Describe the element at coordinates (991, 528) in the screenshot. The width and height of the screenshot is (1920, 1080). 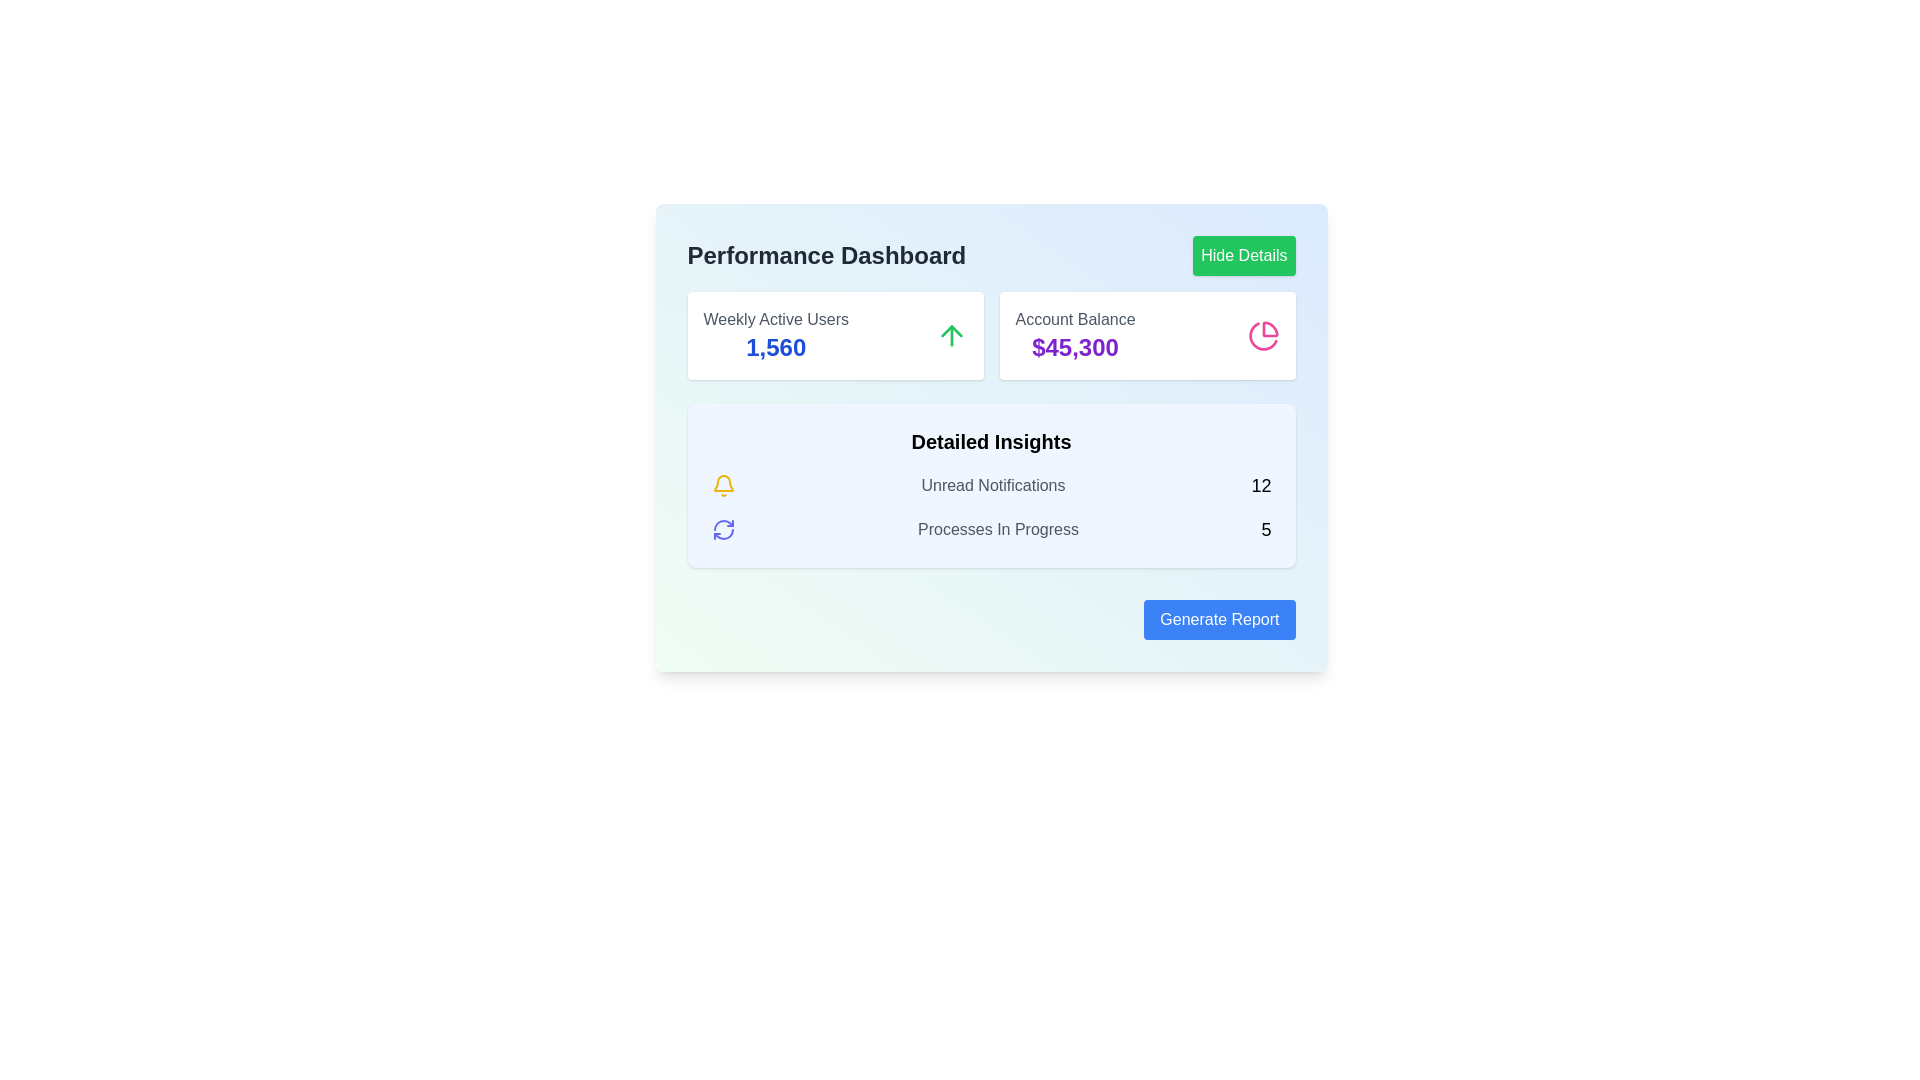
I see `the 'Processes In Progress' text element, which includes a blue refresh icon and a count of '5' in the 'Detailed Insights' section, to manage its associated components` at that location.